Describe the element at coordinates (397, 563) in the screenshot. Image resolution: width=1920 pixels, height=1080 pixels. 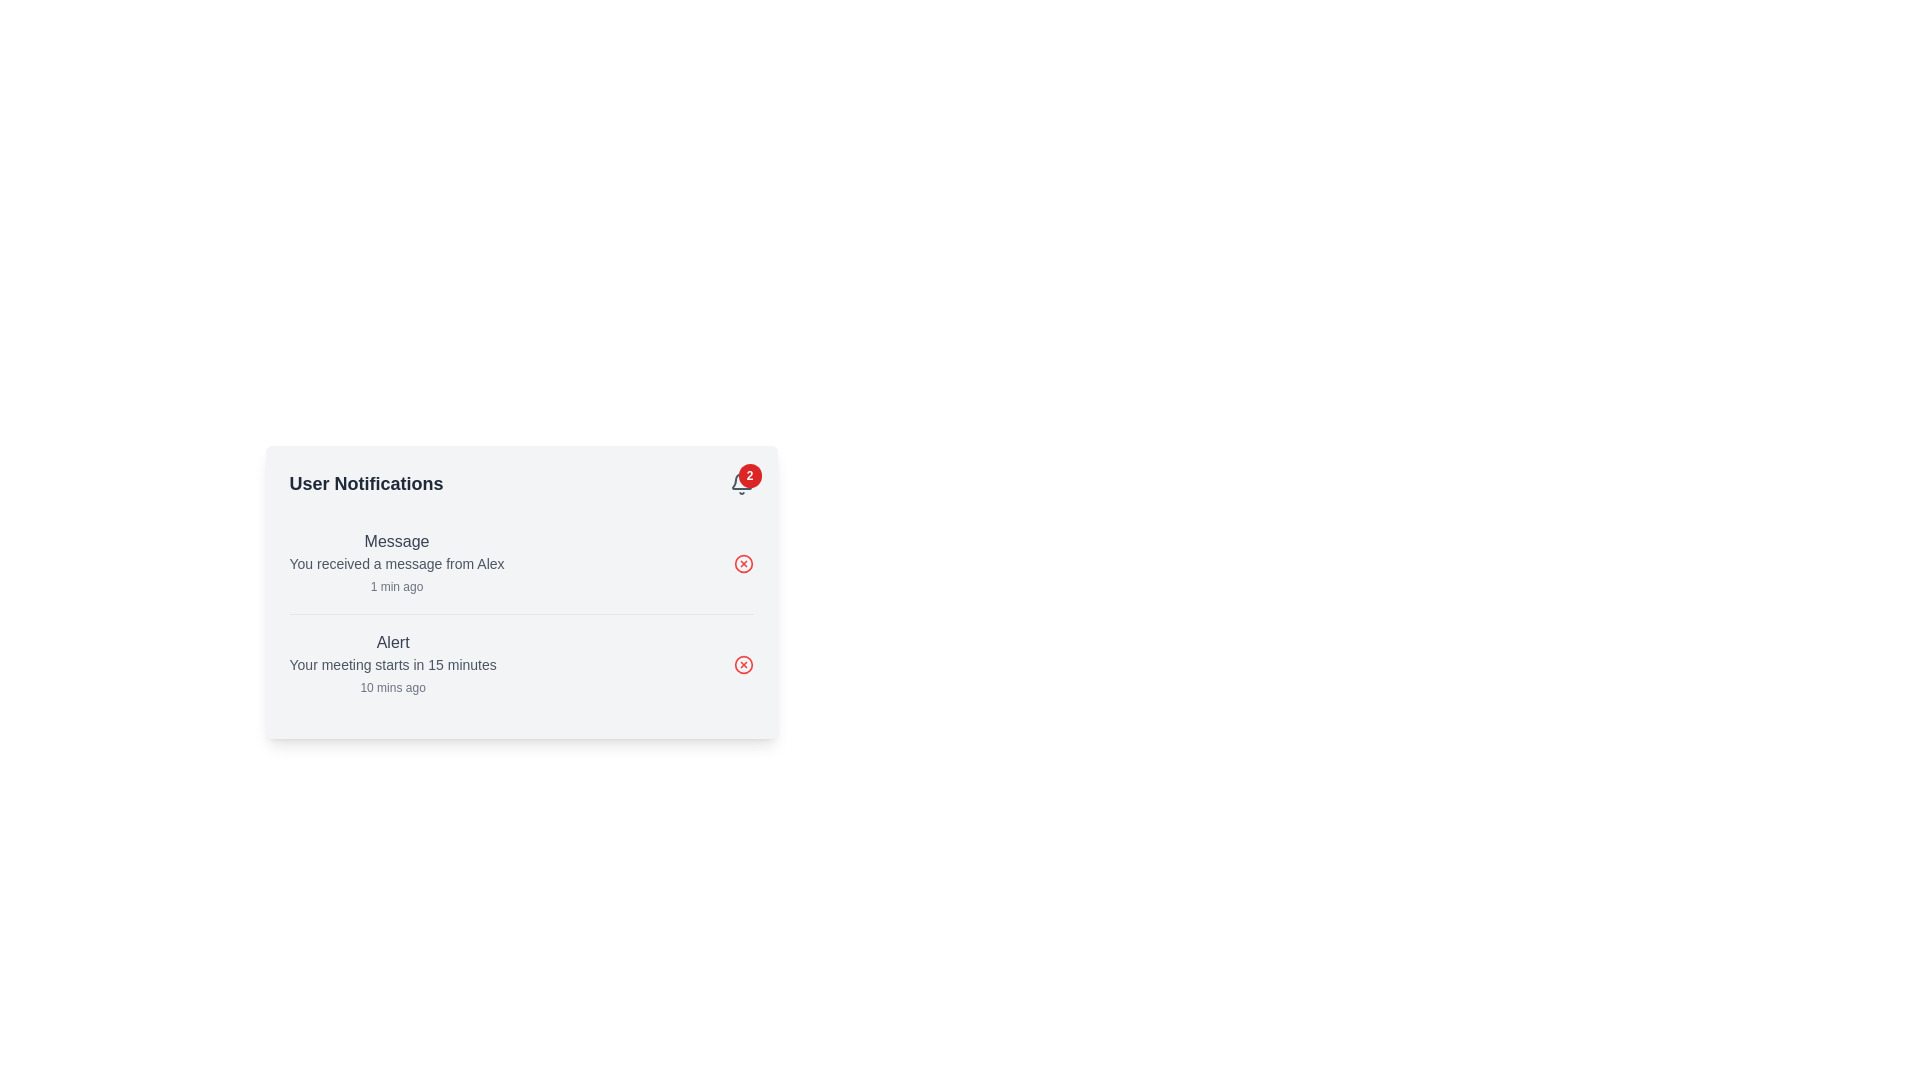
I see `the notification text that informs the user about a message received from 'Alex', located below the 'Message' header and above the '1 min ago' timestamp` at that location.